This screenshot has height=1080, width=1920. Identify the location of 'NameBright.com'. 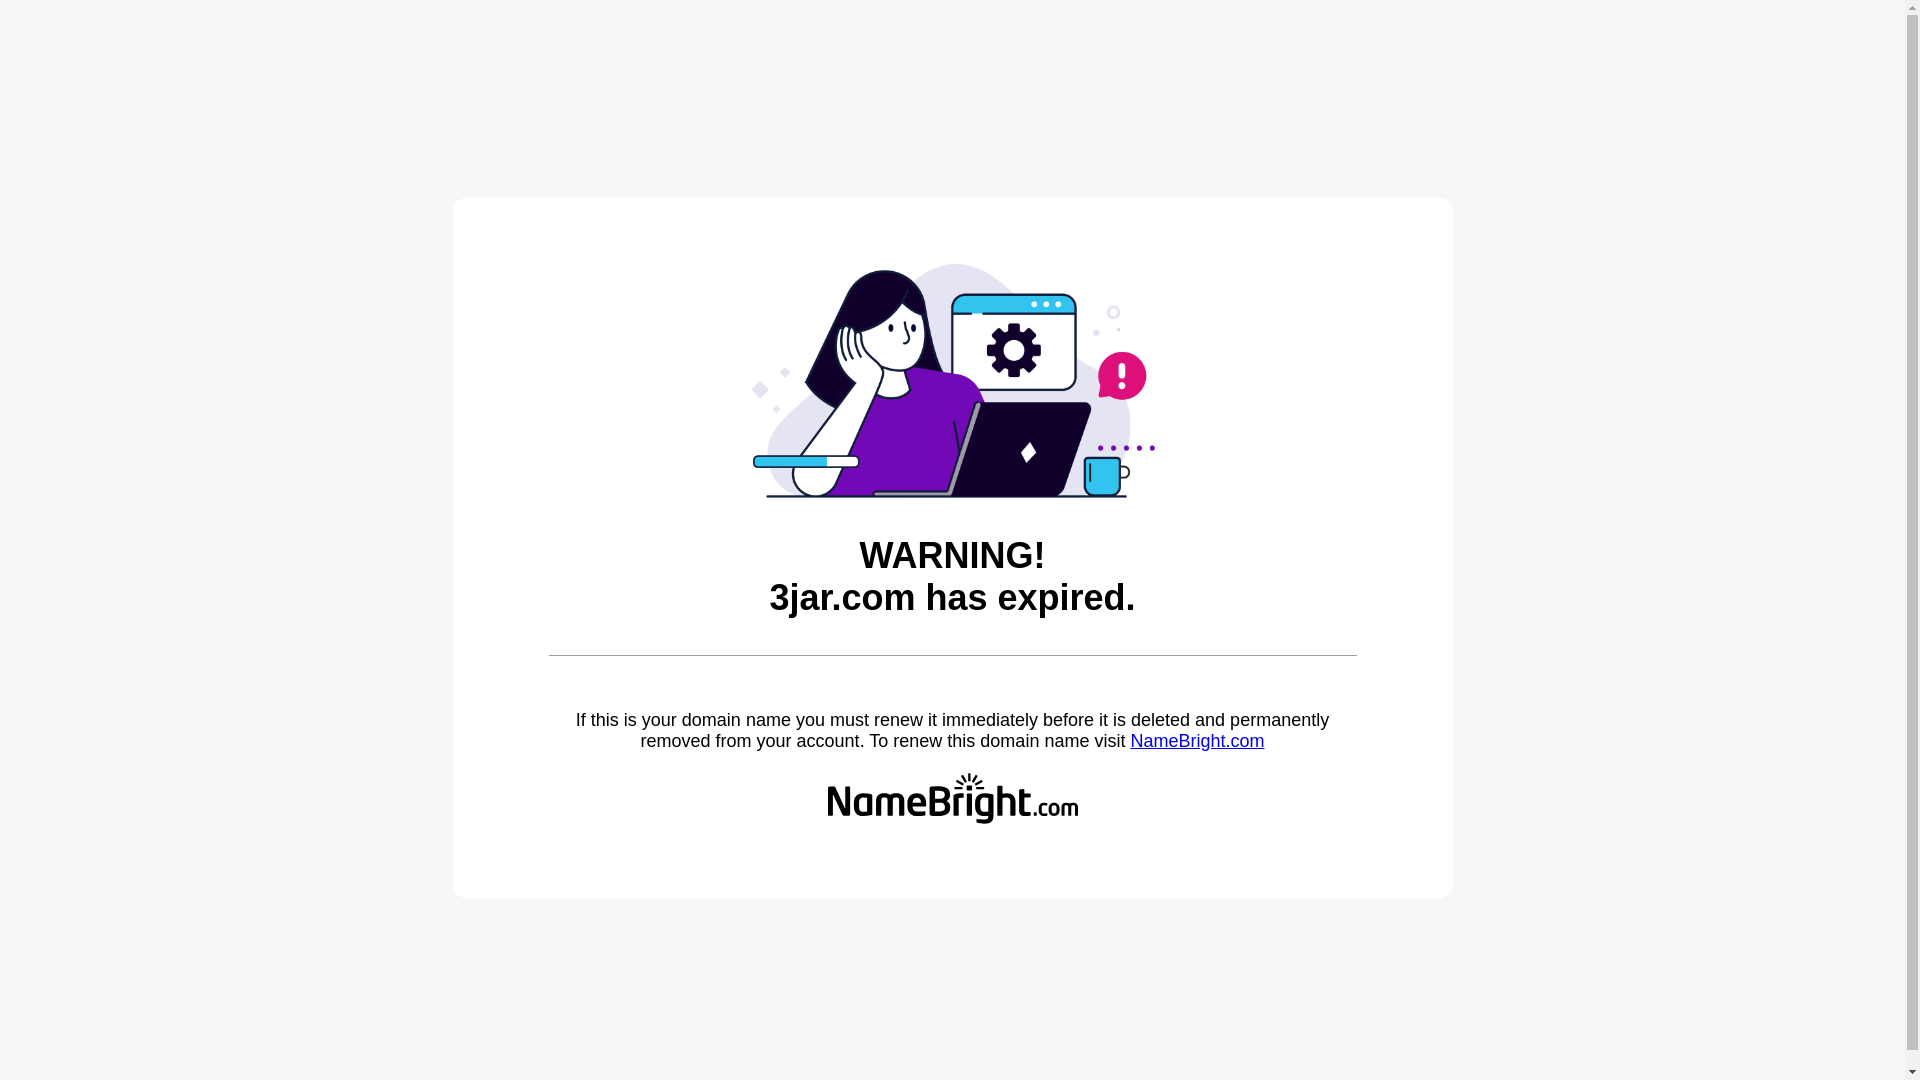
(1129, 740).